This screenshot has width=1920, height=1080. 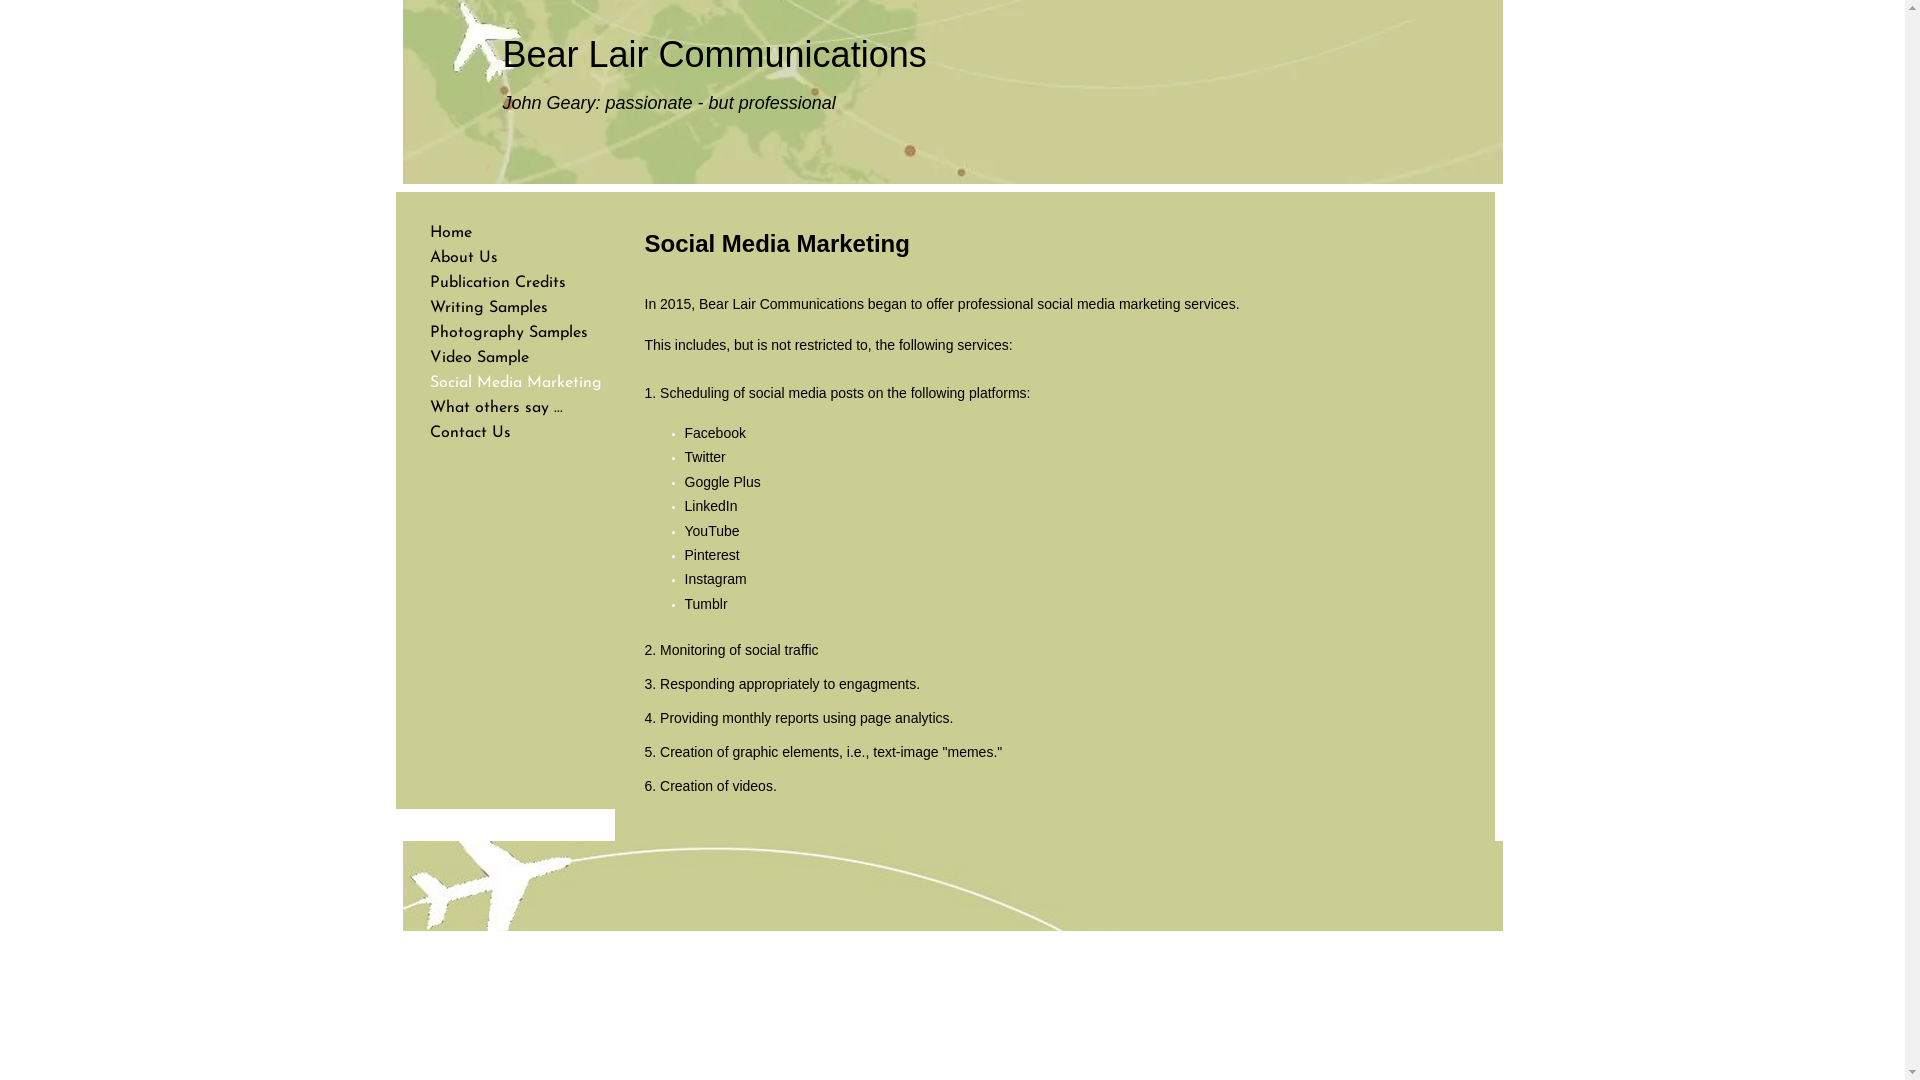 I want to click on 'What others say ...', so click(x=496, y=407).